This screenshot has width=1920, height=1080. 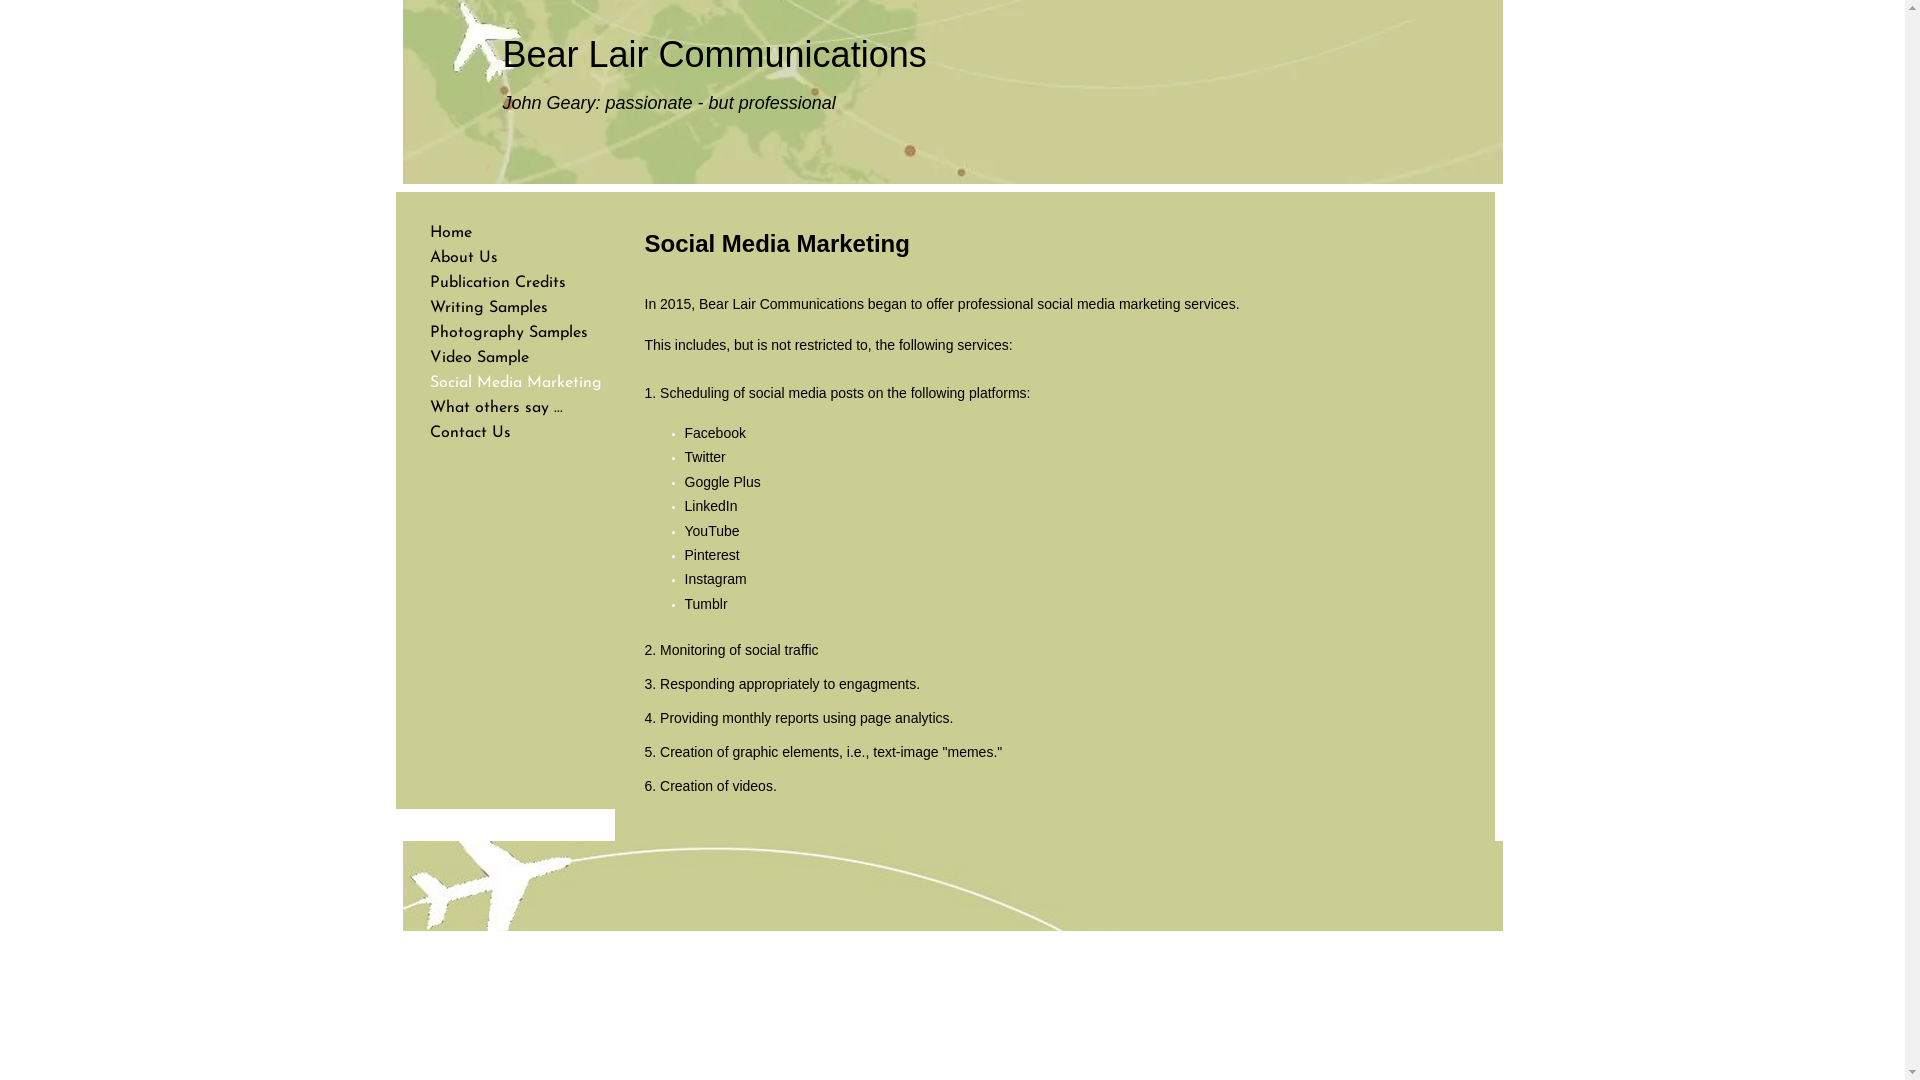 I want to click on 'What others say ...', so click(x=496, y=407).